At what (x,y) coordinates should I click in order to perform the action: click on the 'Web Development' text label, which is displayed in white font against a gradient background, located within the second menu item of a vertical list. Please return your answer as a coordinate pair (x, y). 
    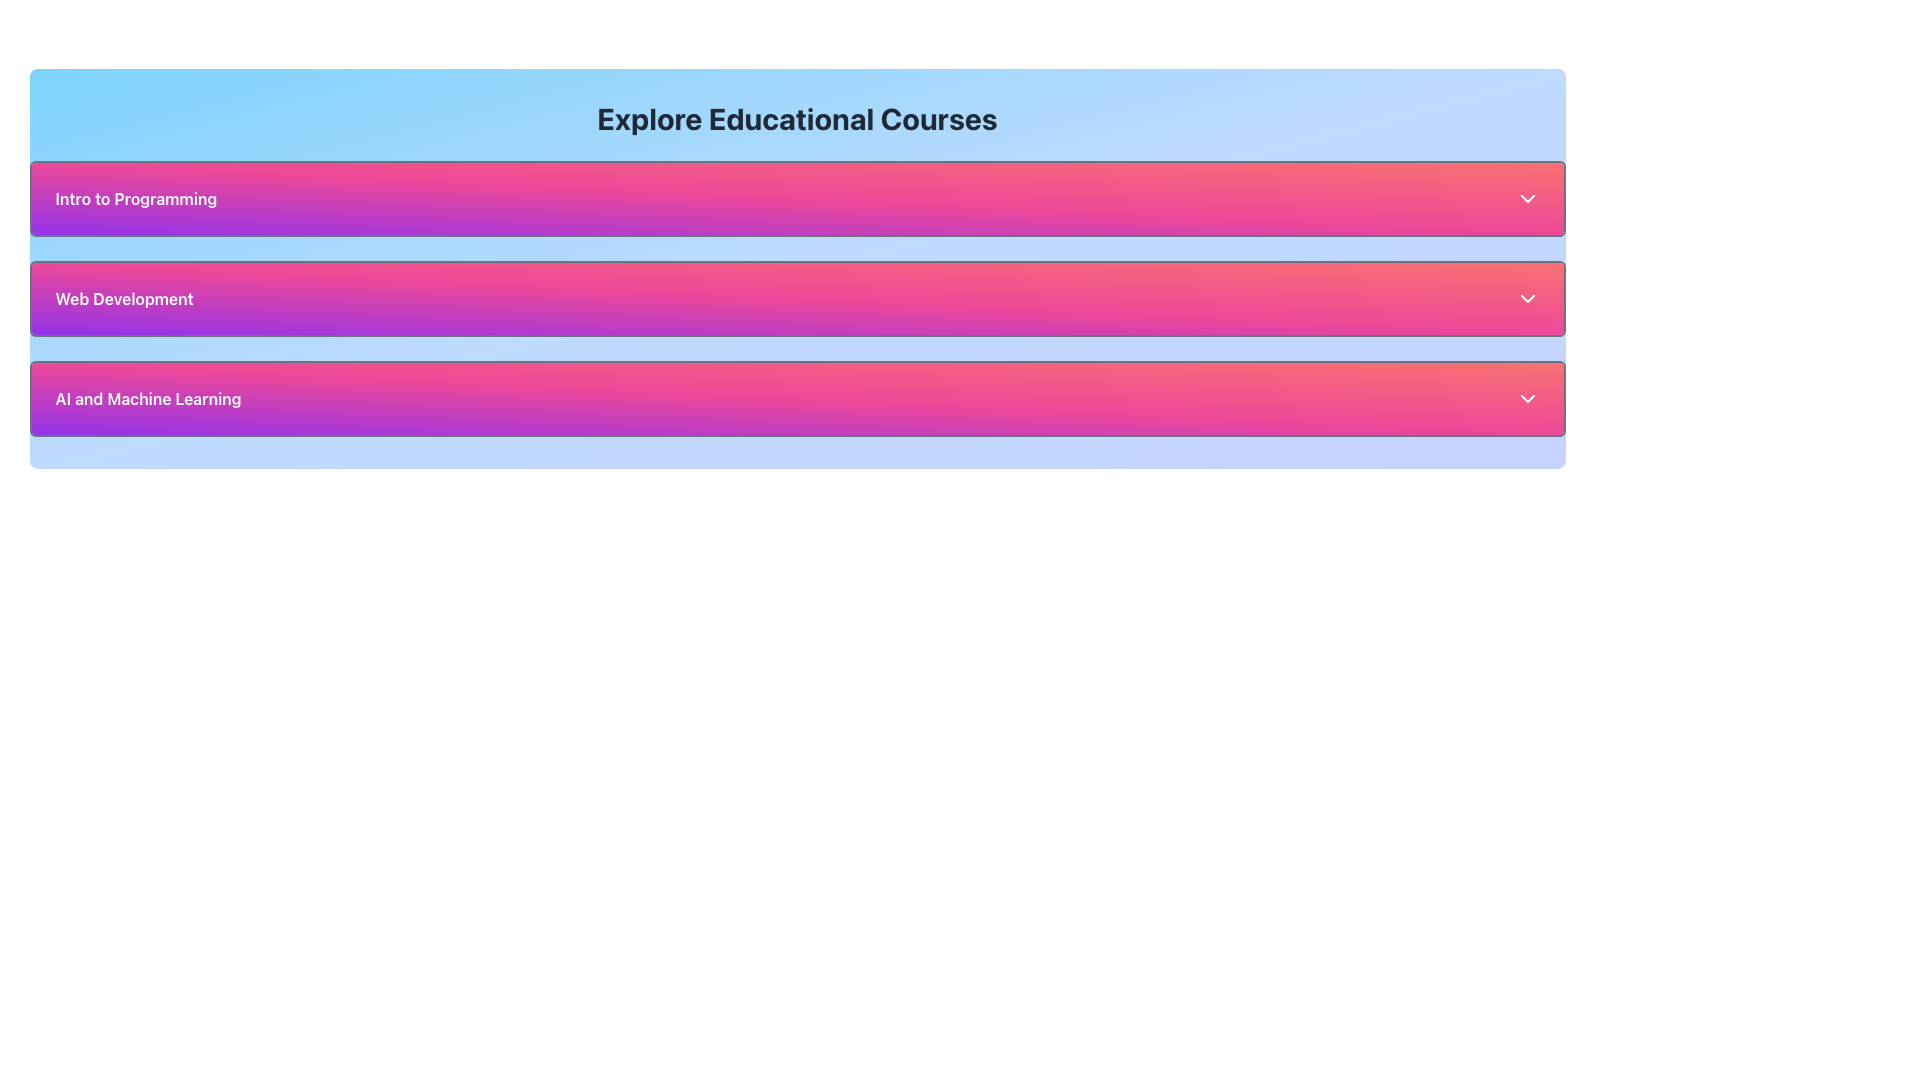
    Looking at the image, I should click on (123, 299).